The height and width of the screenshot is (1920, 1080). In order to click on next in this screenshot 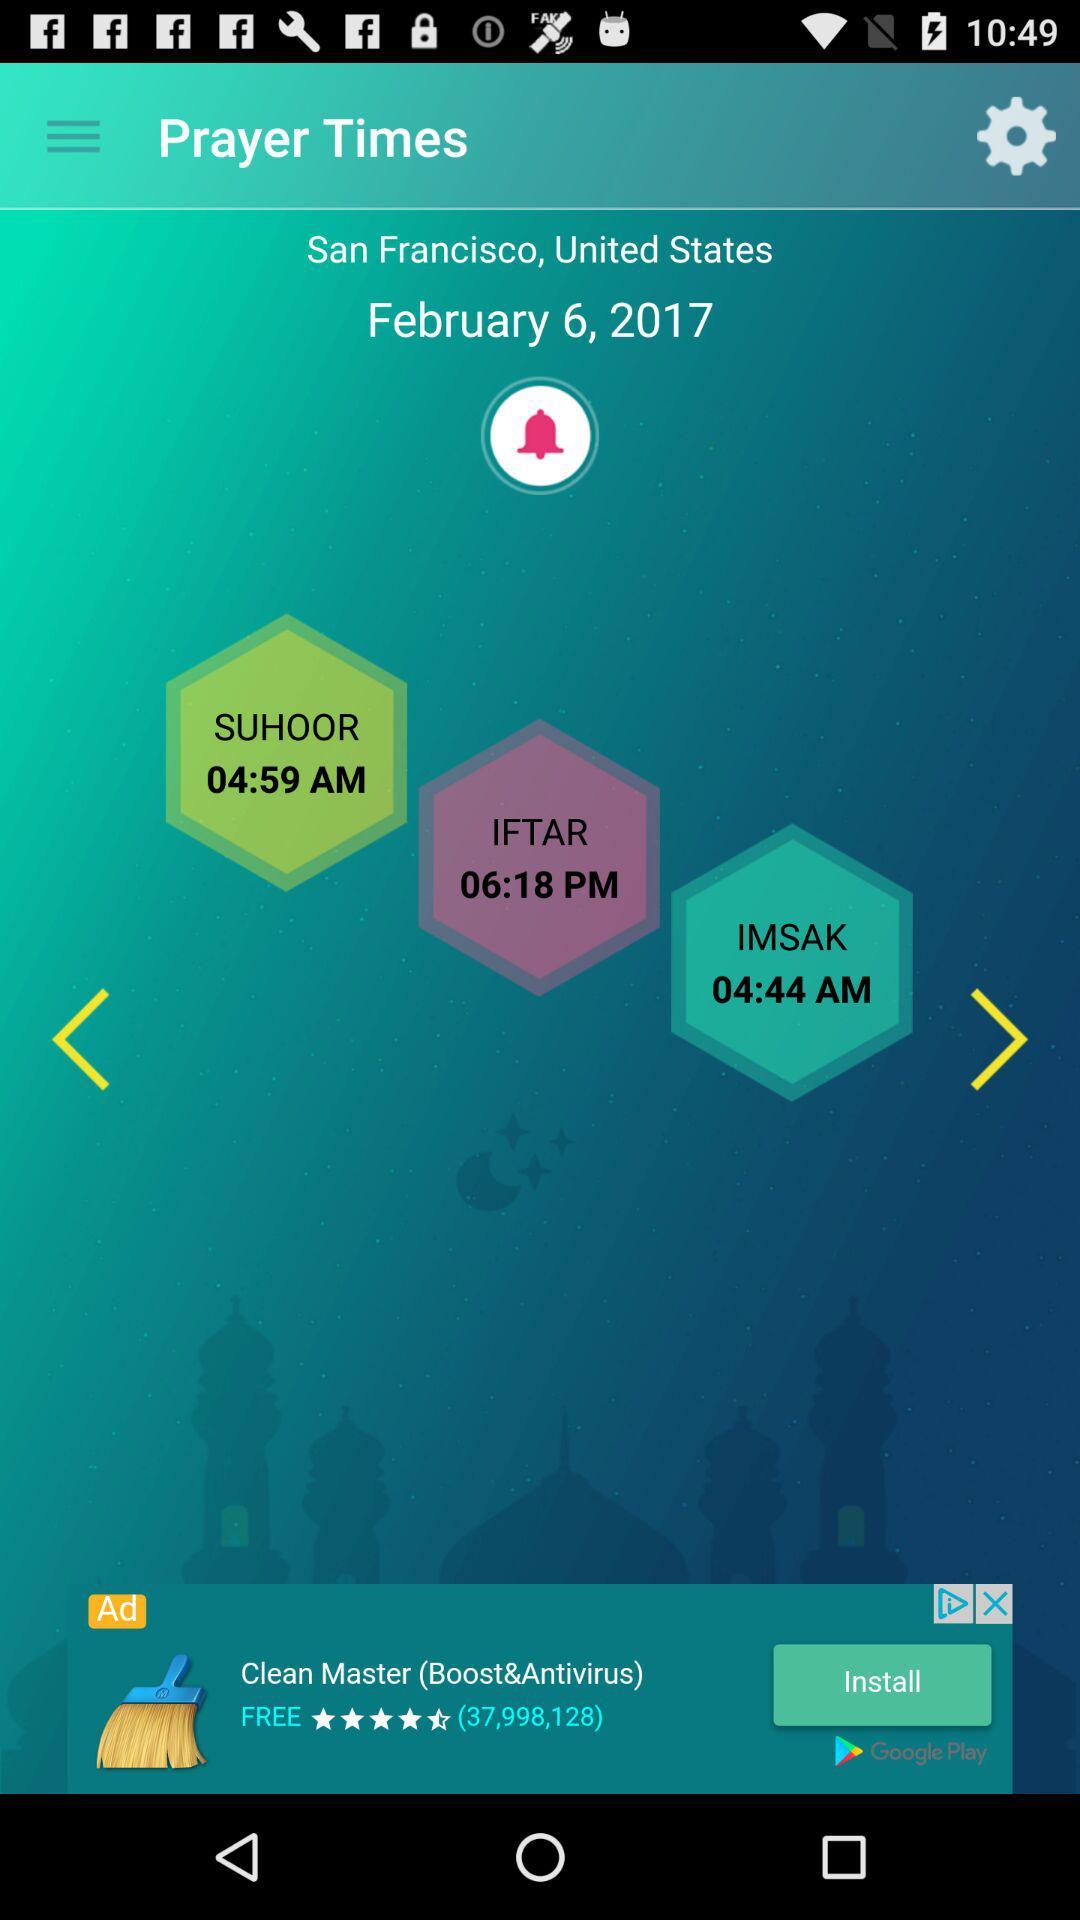, I will do `click(999, 1039)`.